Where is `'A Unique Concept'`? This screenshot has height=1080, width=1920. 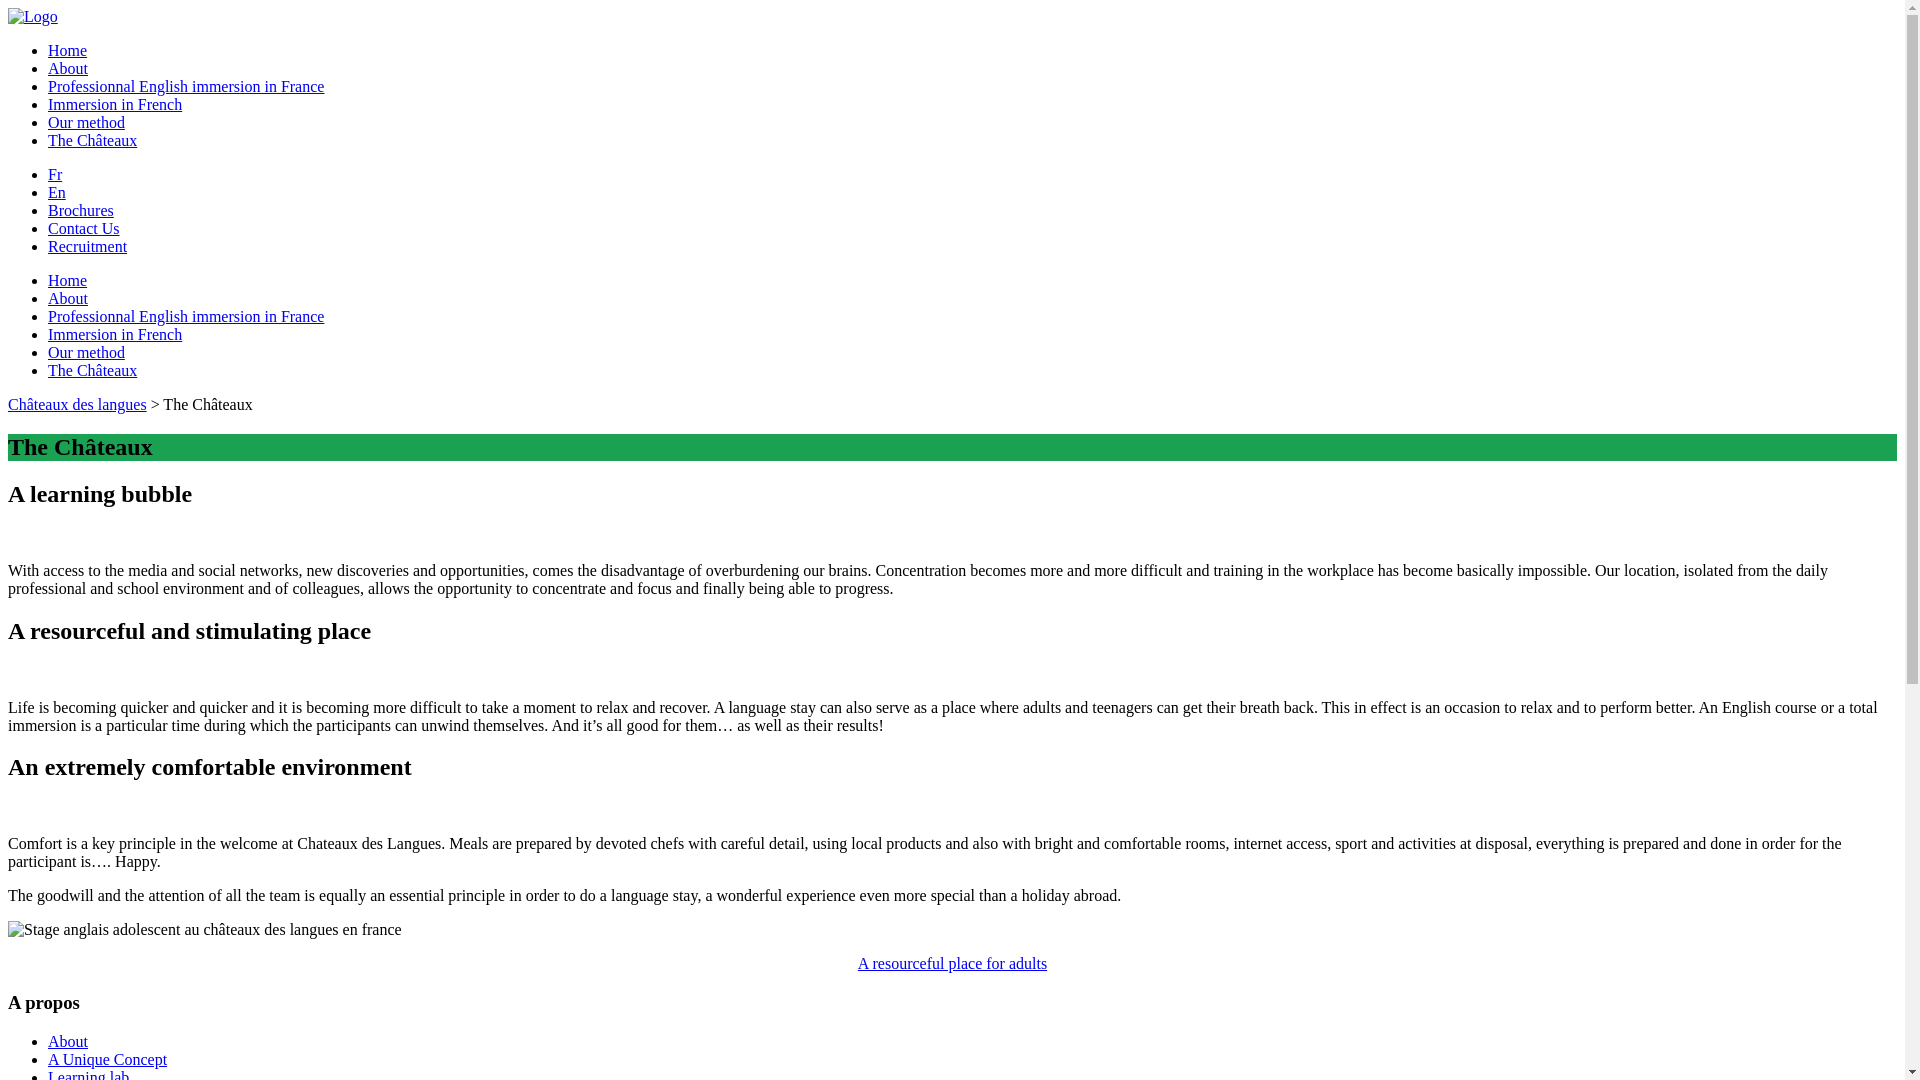 'A Unique Concept' is located at coordinates (106, 1058).